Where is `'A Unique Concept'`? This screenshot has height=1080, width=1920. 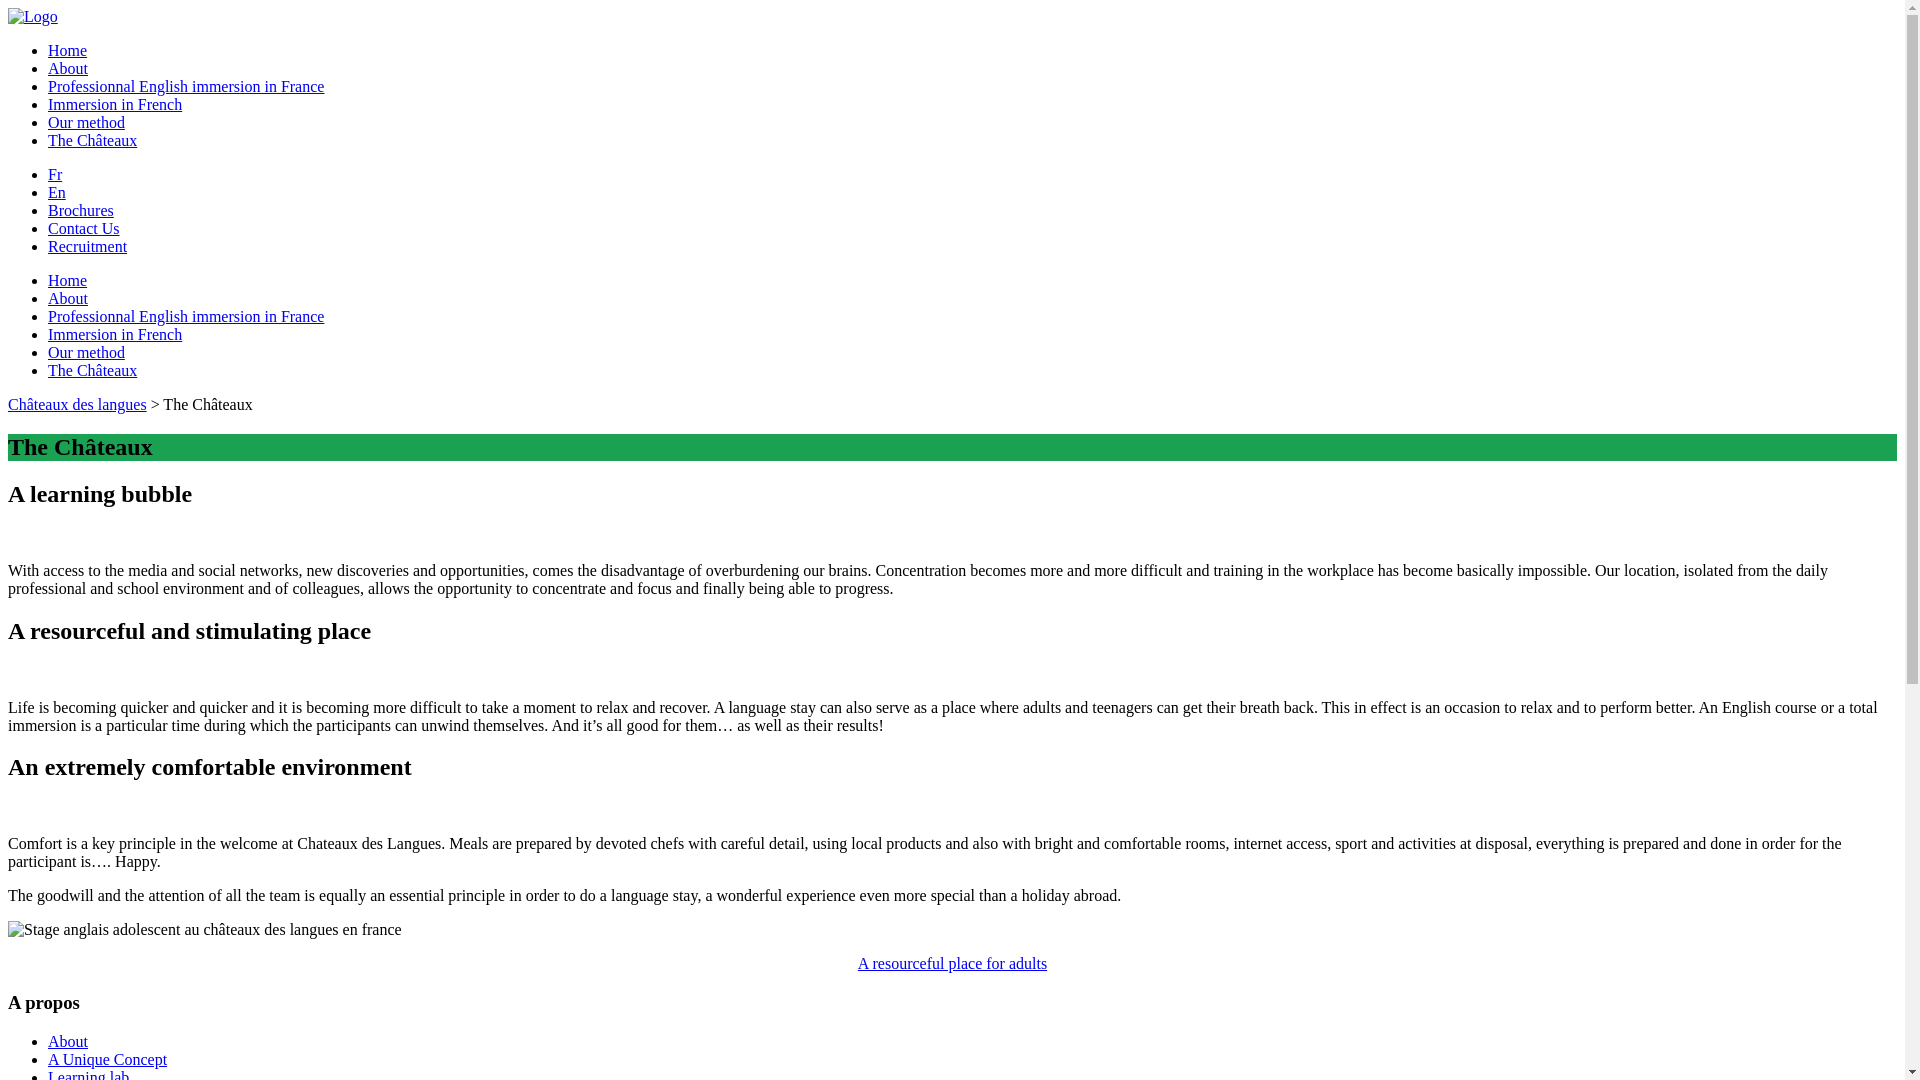 'A Unique Concept' is located at coordinates (106, 1058).